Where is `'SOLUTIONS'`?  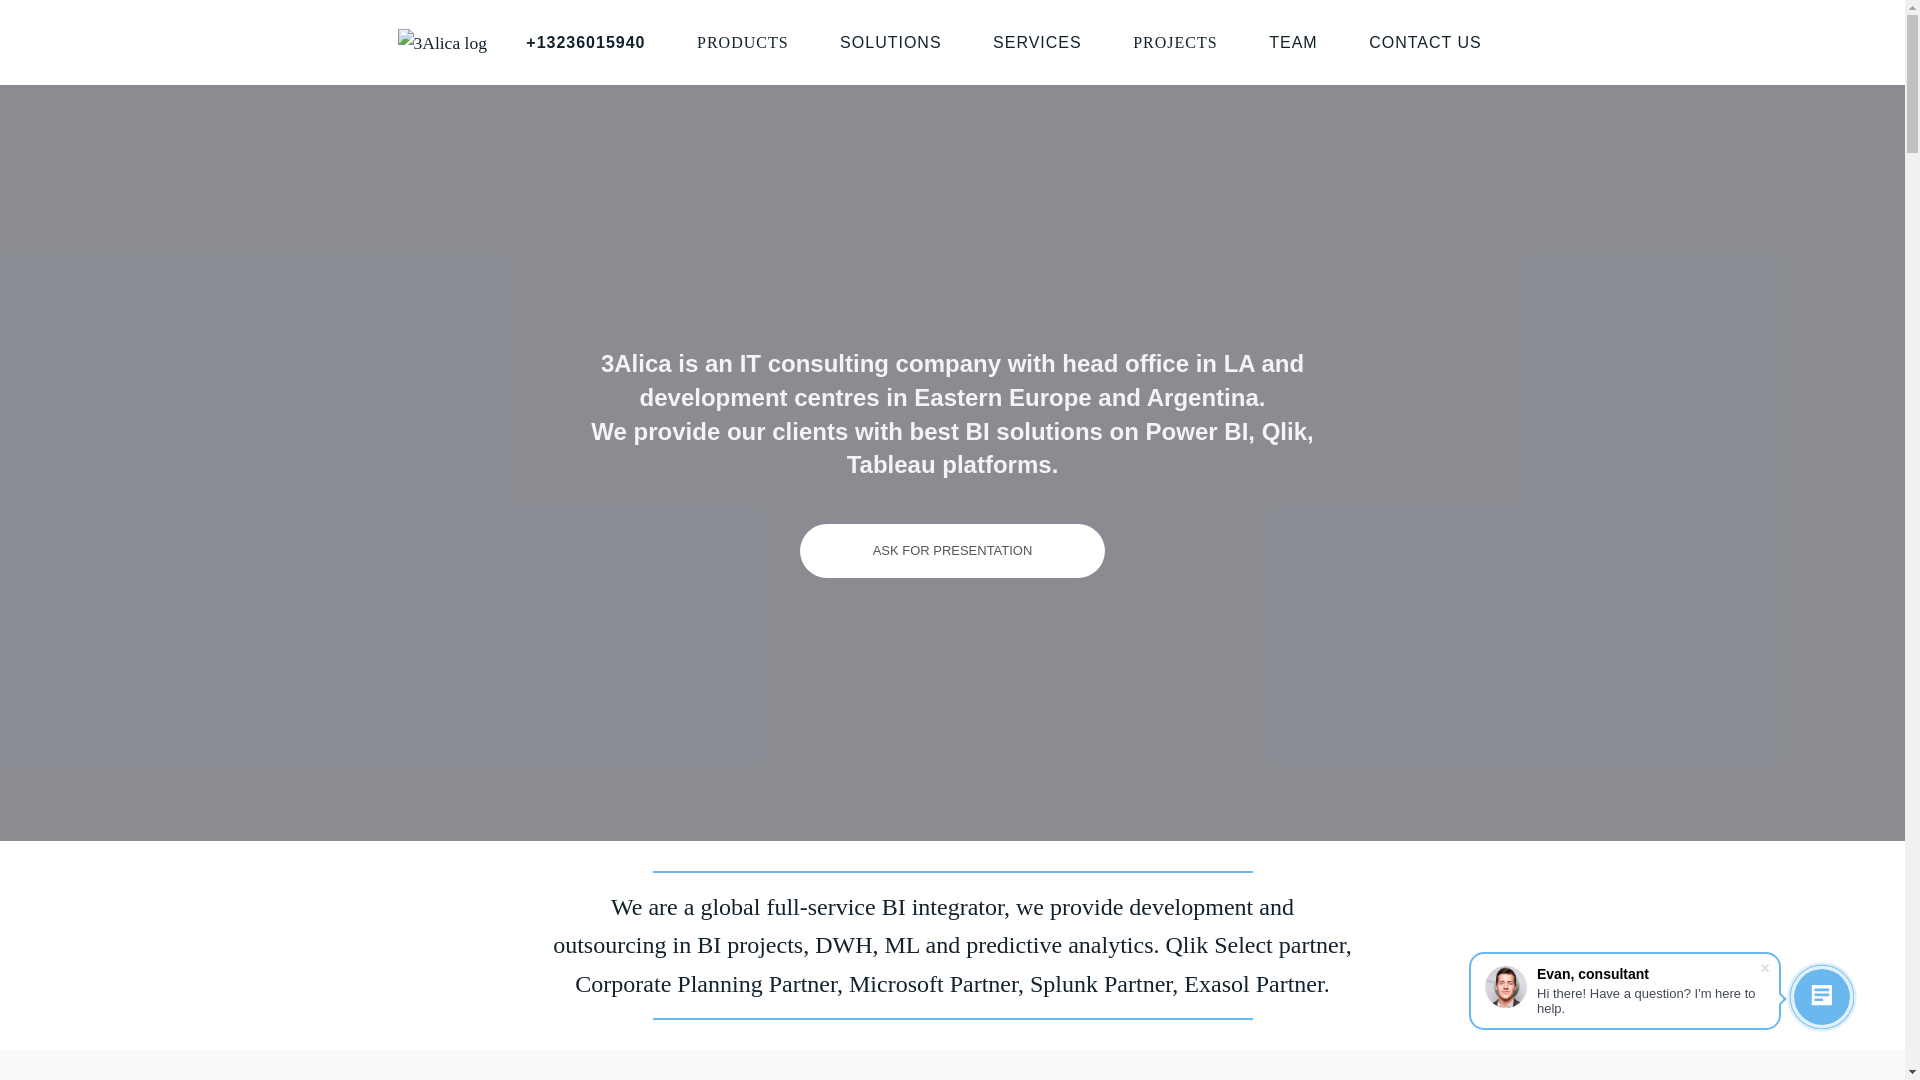
'SOLUTIONS' is located at coordinates (889, 42).